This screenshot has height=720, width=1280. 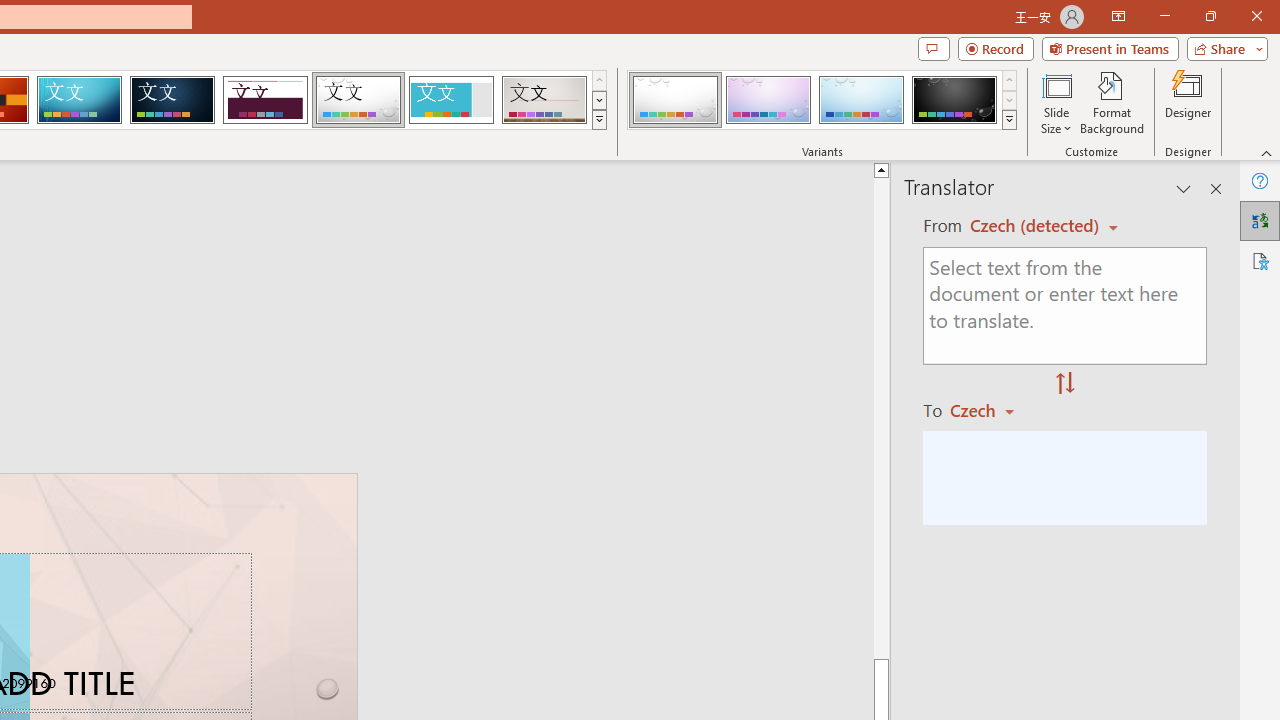 I want to click on 'Format Background', so click(x=1111, y=103).